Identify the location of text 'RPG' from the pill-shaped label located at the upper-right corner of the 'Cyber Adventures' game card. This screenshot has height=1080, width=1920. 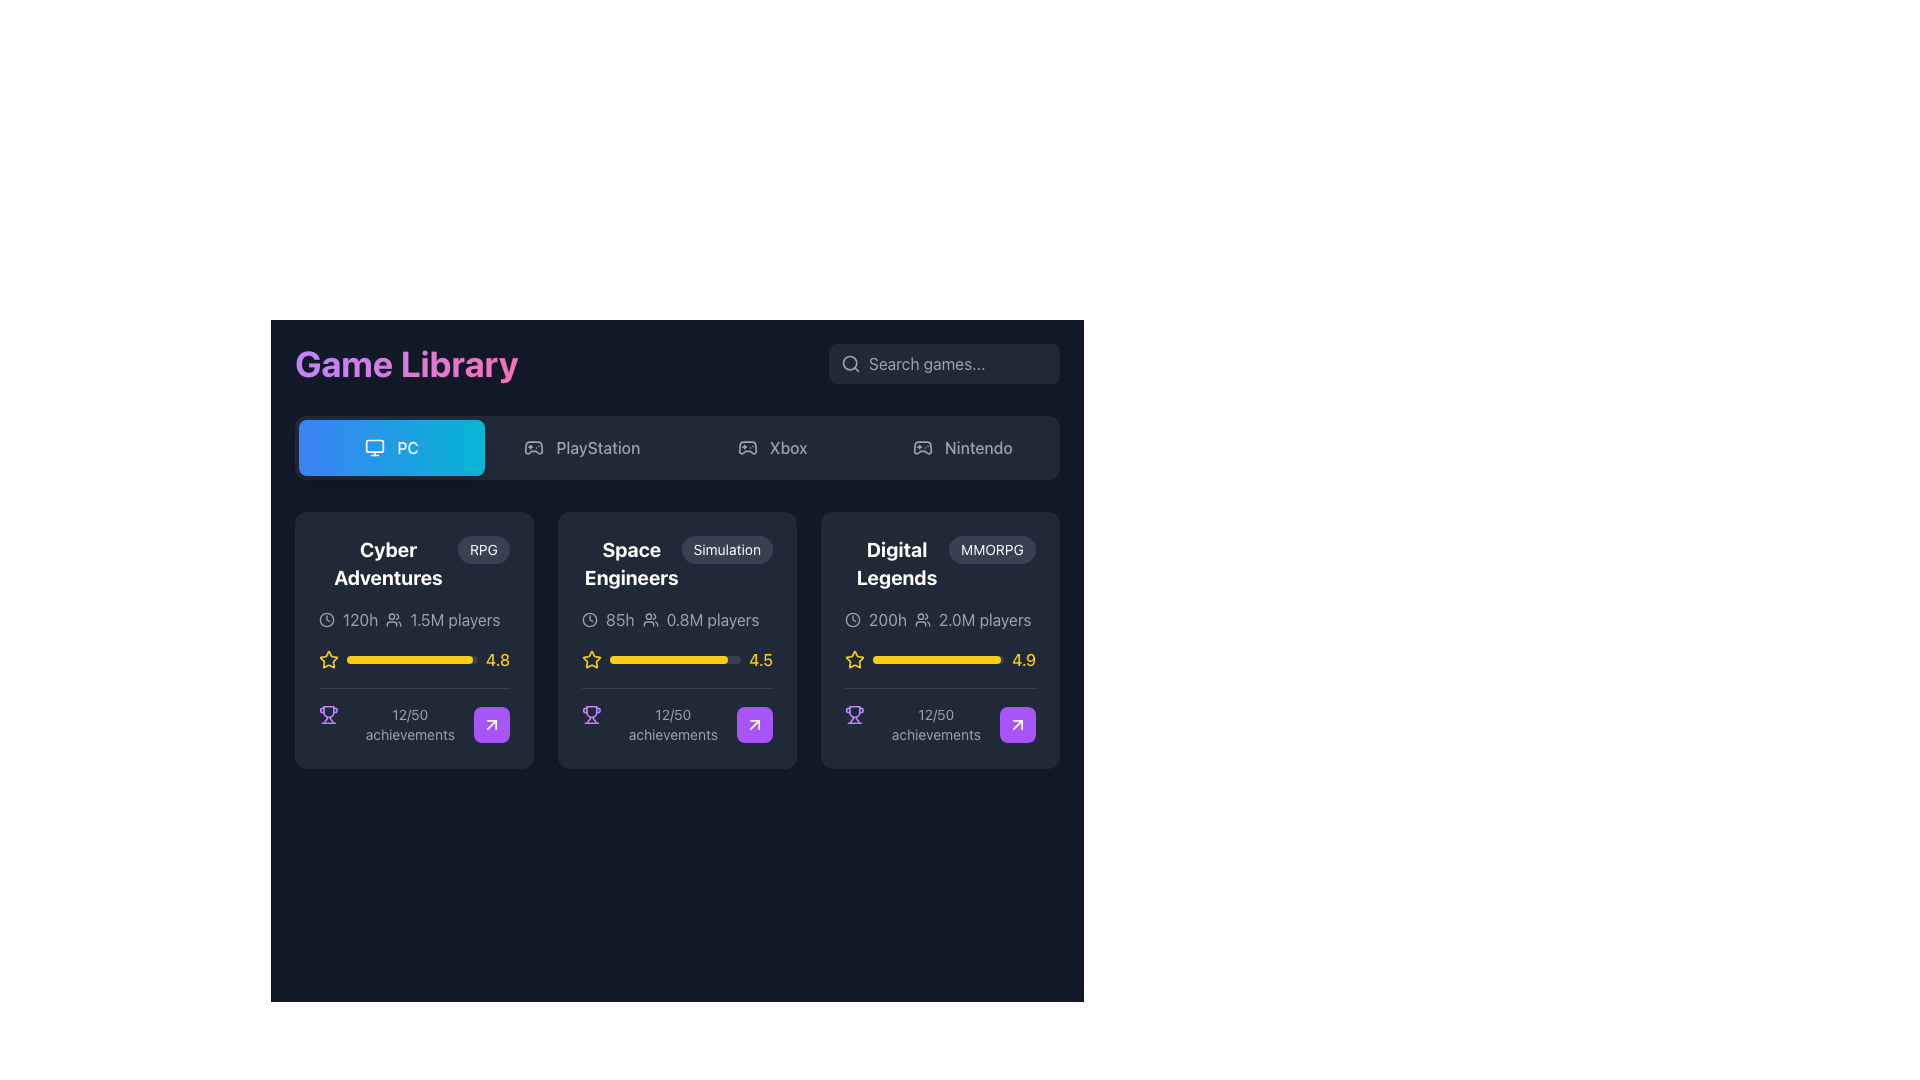
(484, 550).